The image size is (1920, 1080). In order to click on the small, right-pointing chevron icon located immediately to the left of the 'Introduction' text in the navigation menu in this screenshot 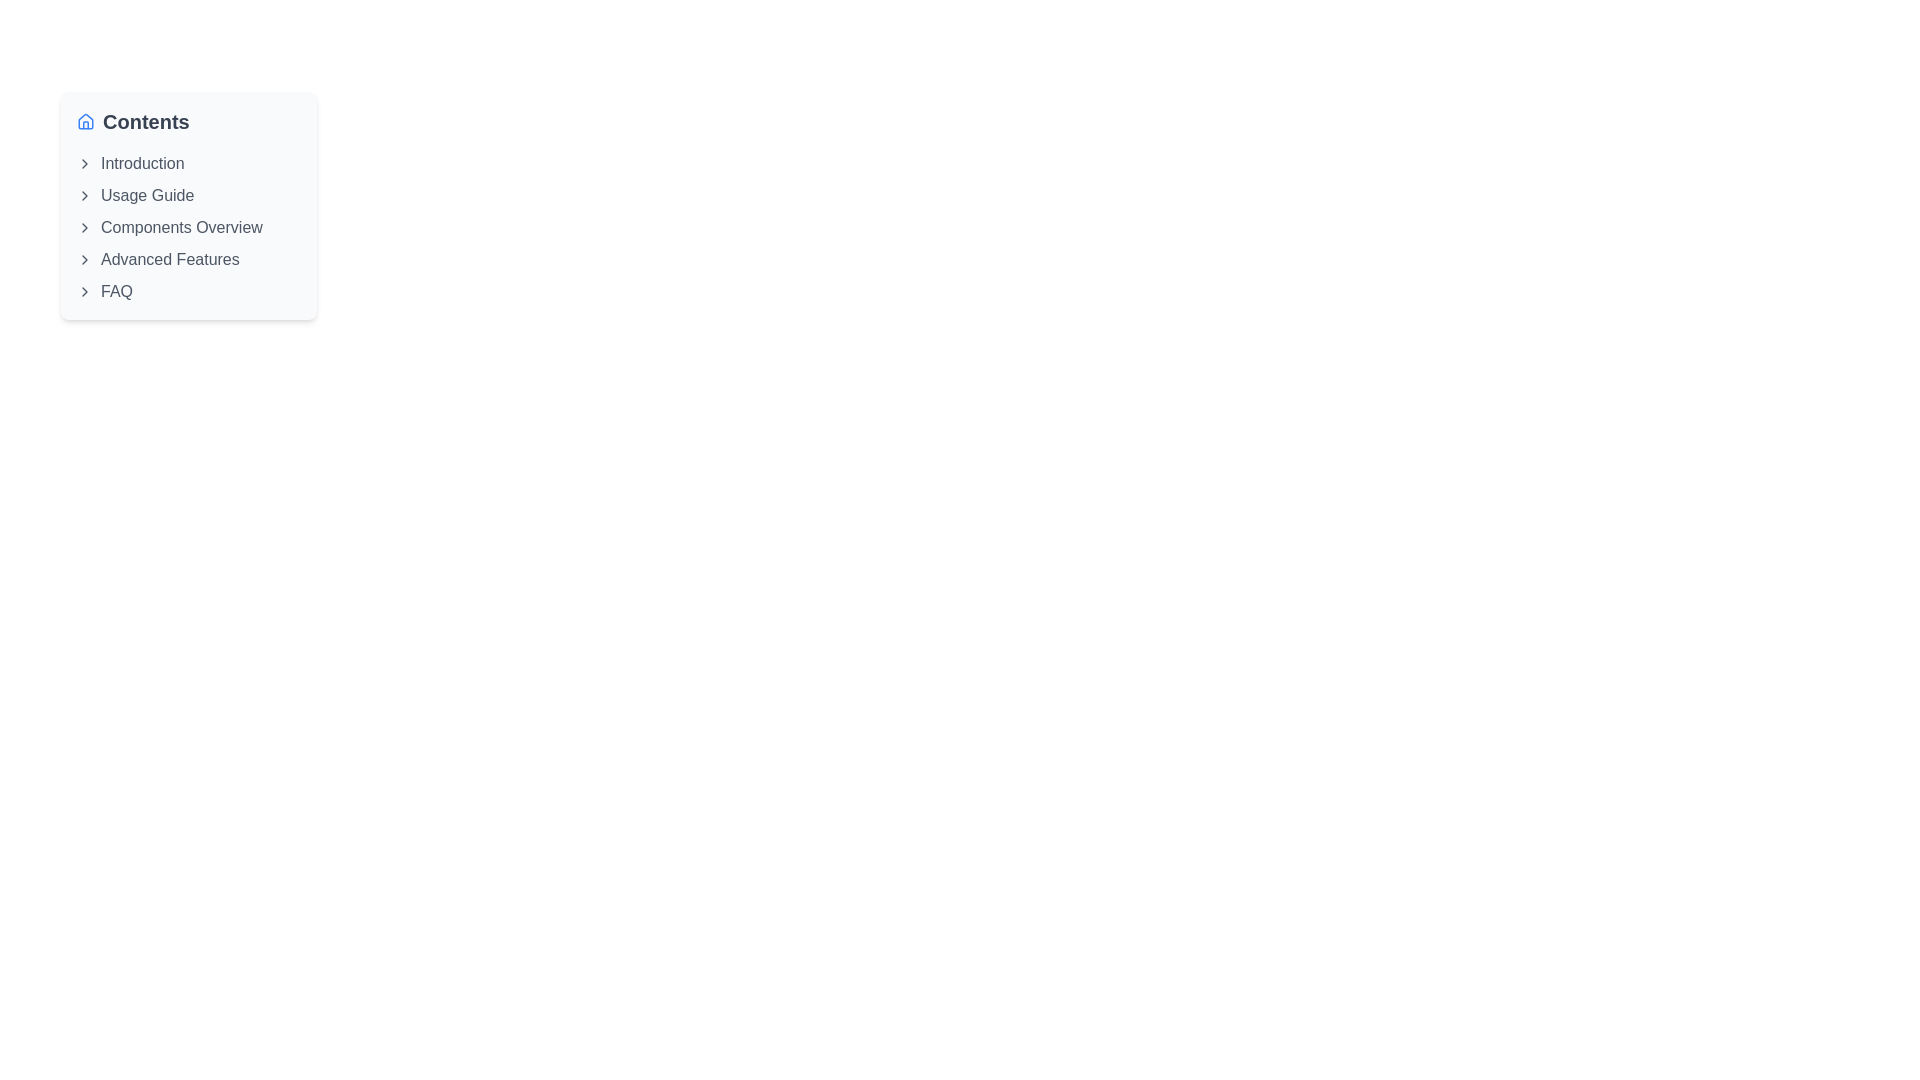, I will do `click(84, 163)`.